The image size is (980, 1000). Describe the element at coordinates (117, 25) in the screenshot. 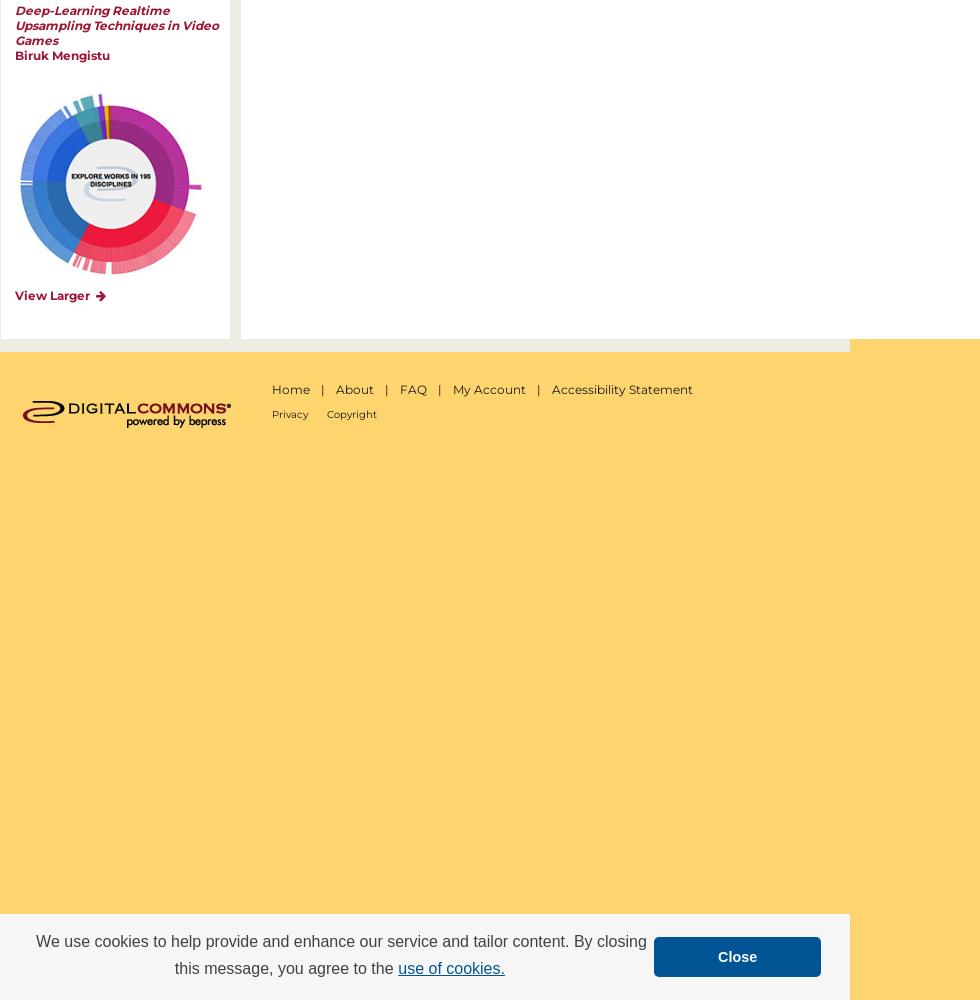

I see `'Deep-Learning Realtime Upsampling Techniques in Video Games'` at that location.